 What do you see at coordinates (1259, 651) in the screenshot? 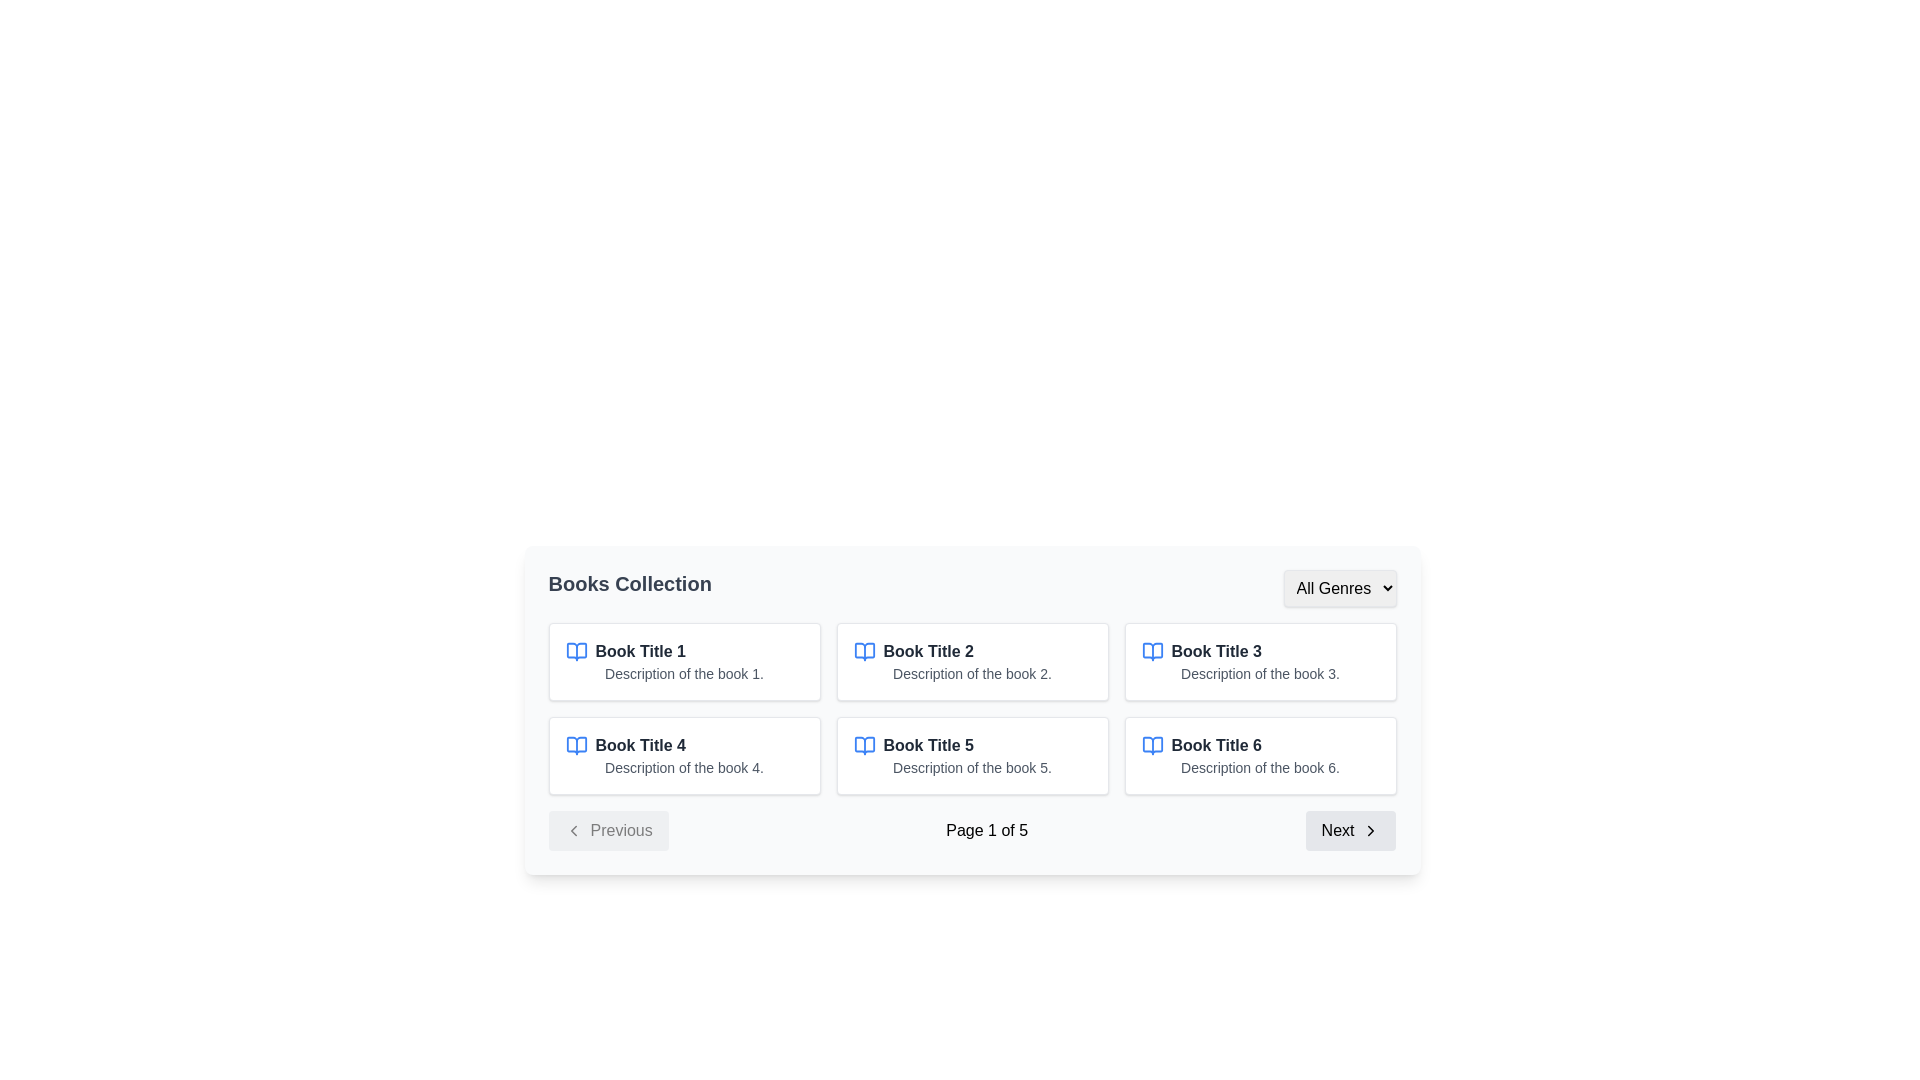
I see `text 'Book Title 3' styled in bold and dark gray color, which is adjacent to a blue-colored book icon in the 'Books Collection' section` at bounding box center [1259, 651].